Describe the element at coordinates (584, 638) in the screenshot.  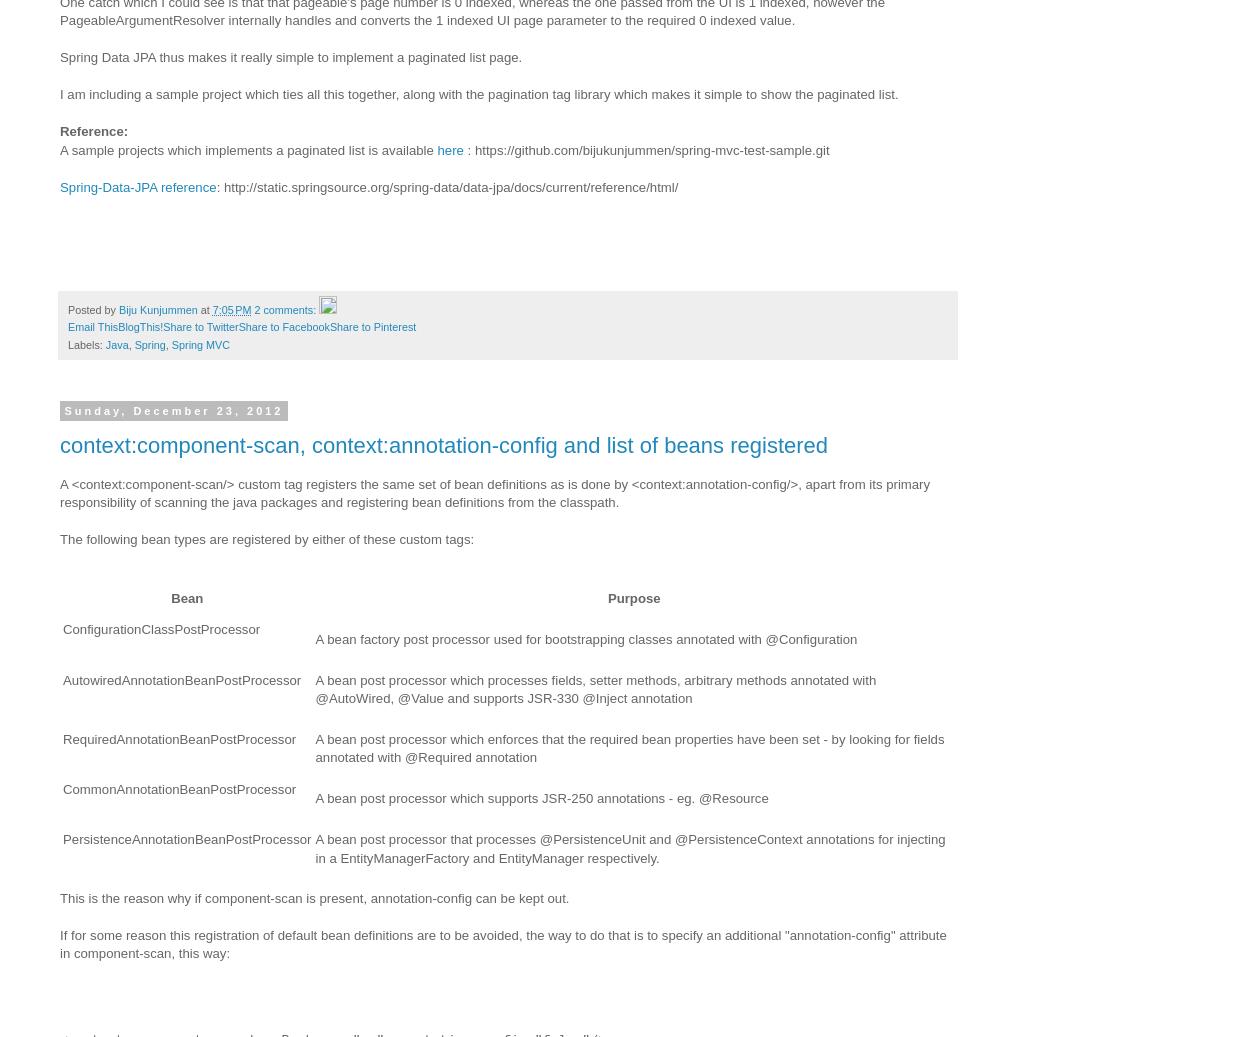
I see `'A bean factory post processor used for bootstrapping classes annotated with @Configuration'` at that location.